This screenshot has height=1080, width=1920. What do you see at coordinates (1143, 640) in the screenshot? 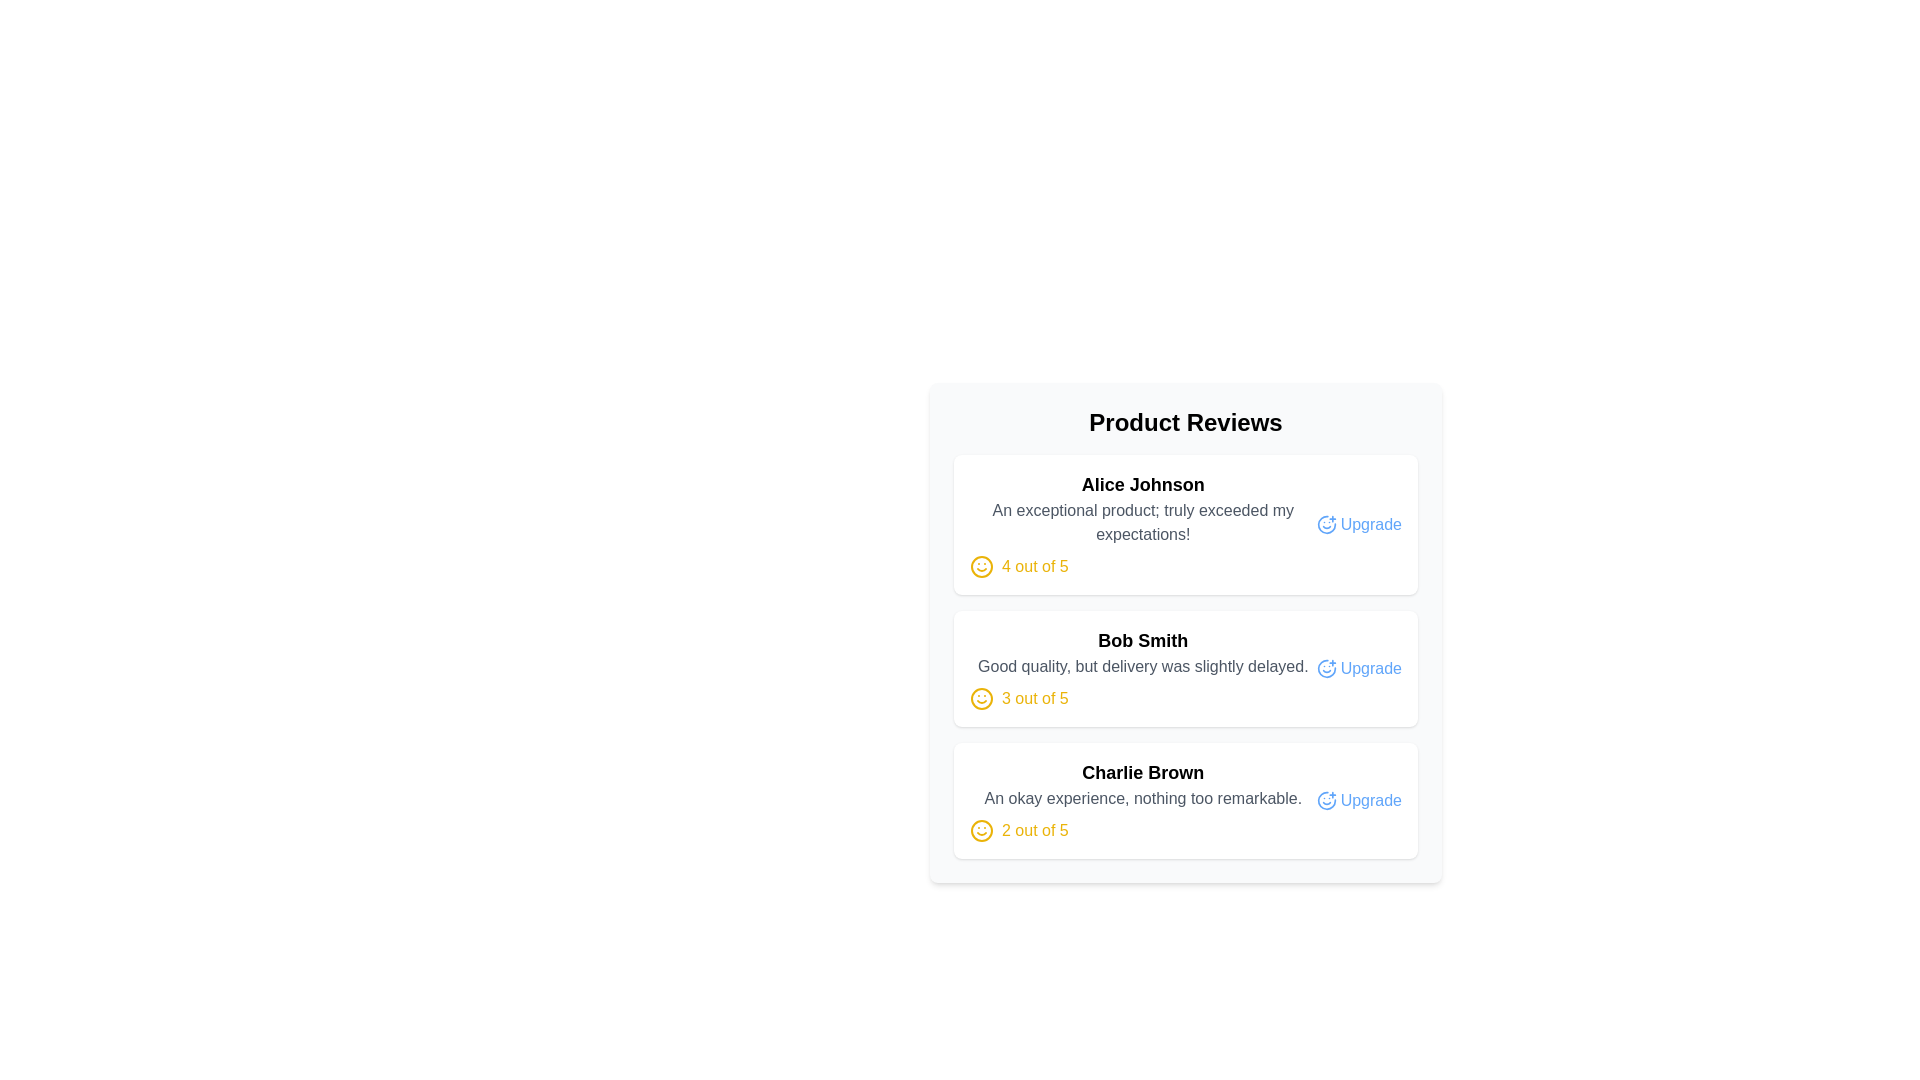
I see `the reviewer name Bob Smith to observe it` at bounding box center [1143, 640].